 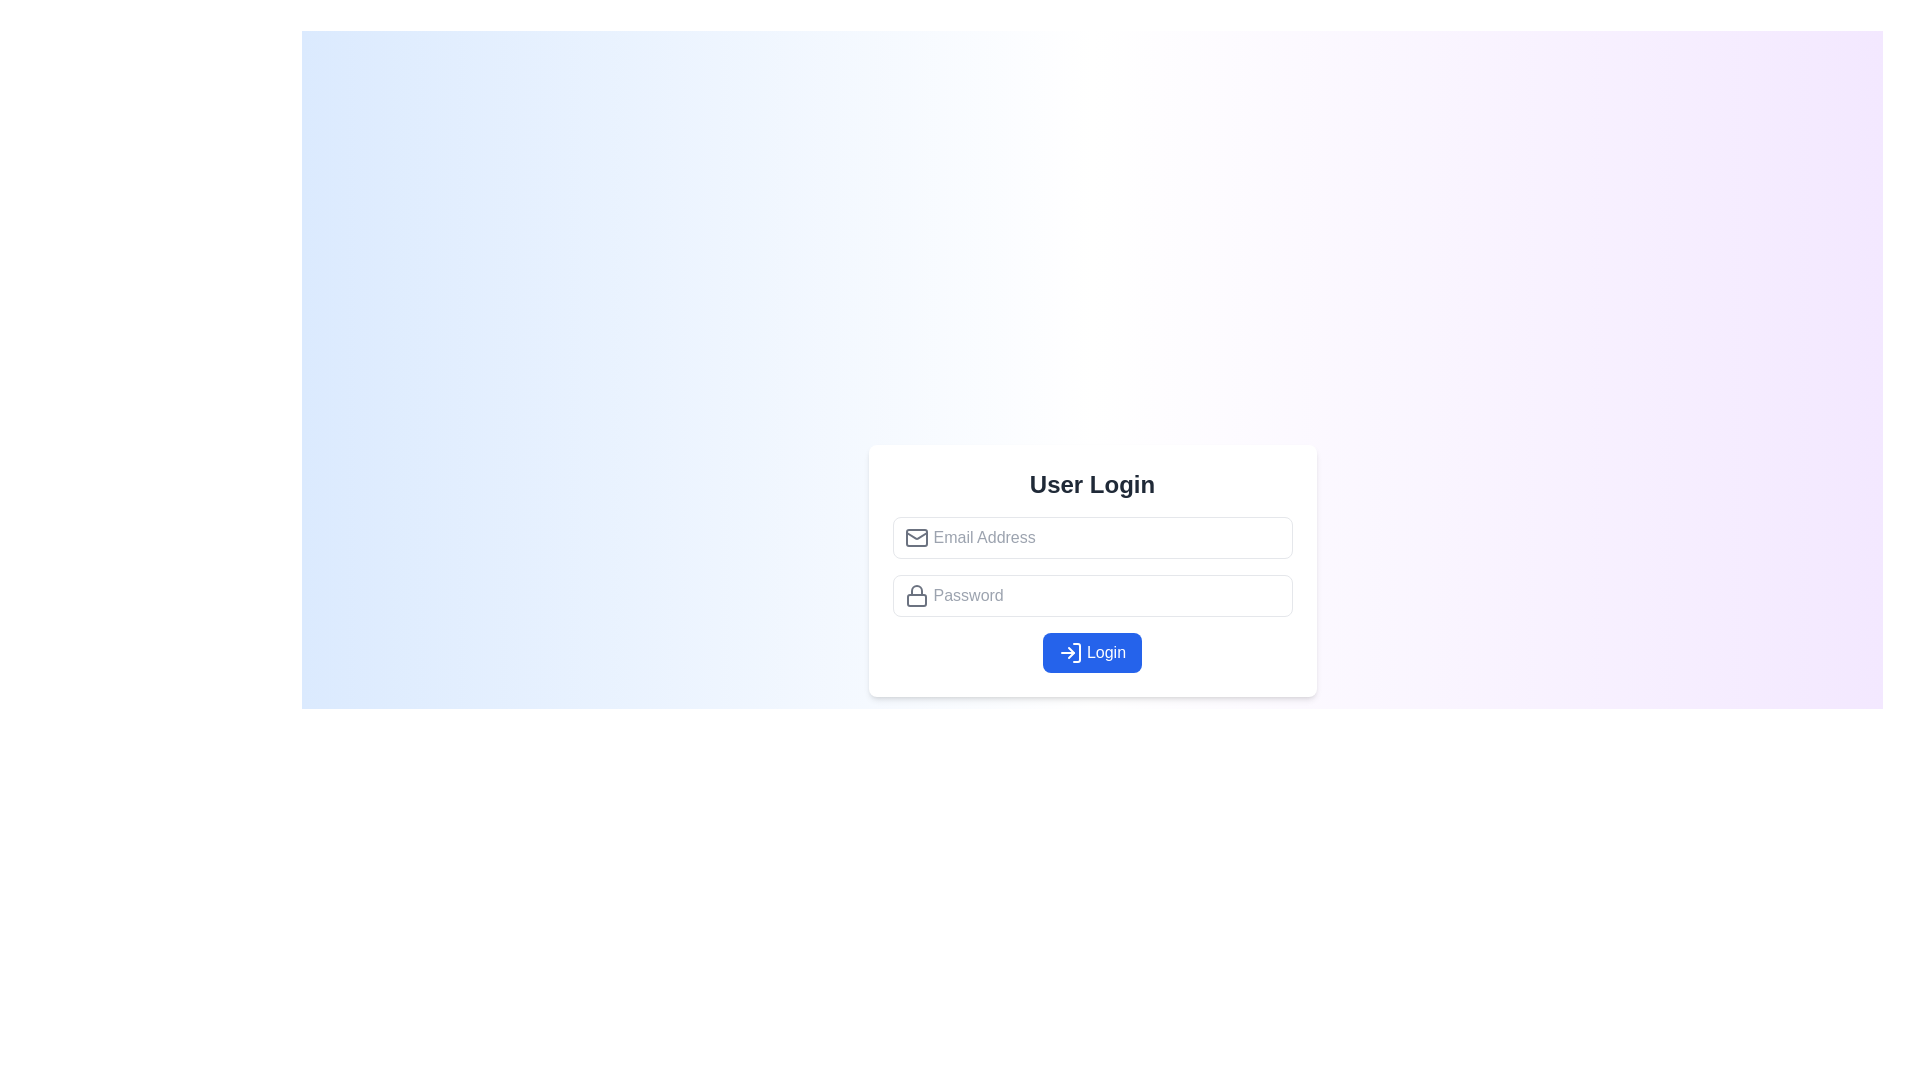 What do you see at coordinates (1069, 652) in the screenshot?
I see `the SVG icon button located to the left of the 'Login' text within the blue 'Login' button to trigger the hover effect` at bounding box center [1069, 652].